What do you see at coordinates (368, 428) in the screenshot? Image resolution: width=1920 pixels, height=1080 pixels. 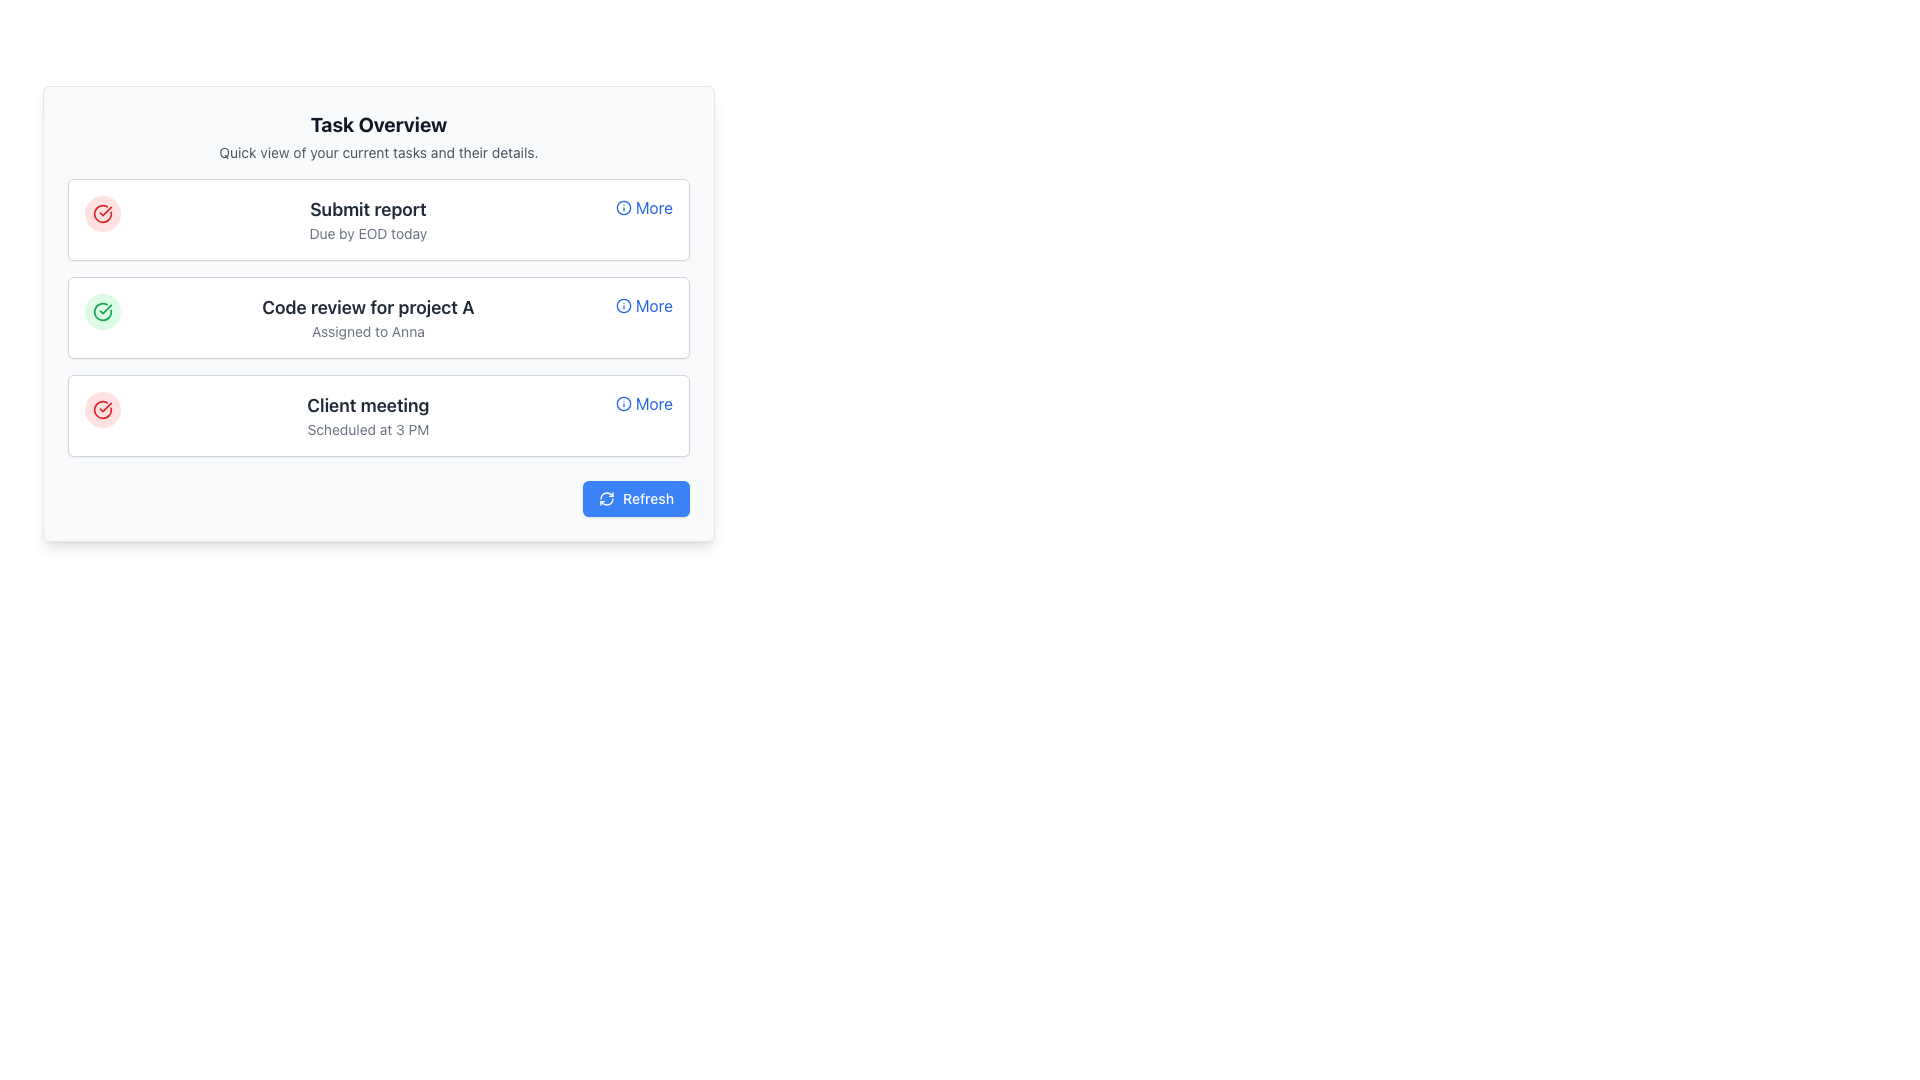 I see `the additional scheduling information label located beneath the 'Client Meeting' label in the third task card of the task overview list` at bounding box center [368, 428].